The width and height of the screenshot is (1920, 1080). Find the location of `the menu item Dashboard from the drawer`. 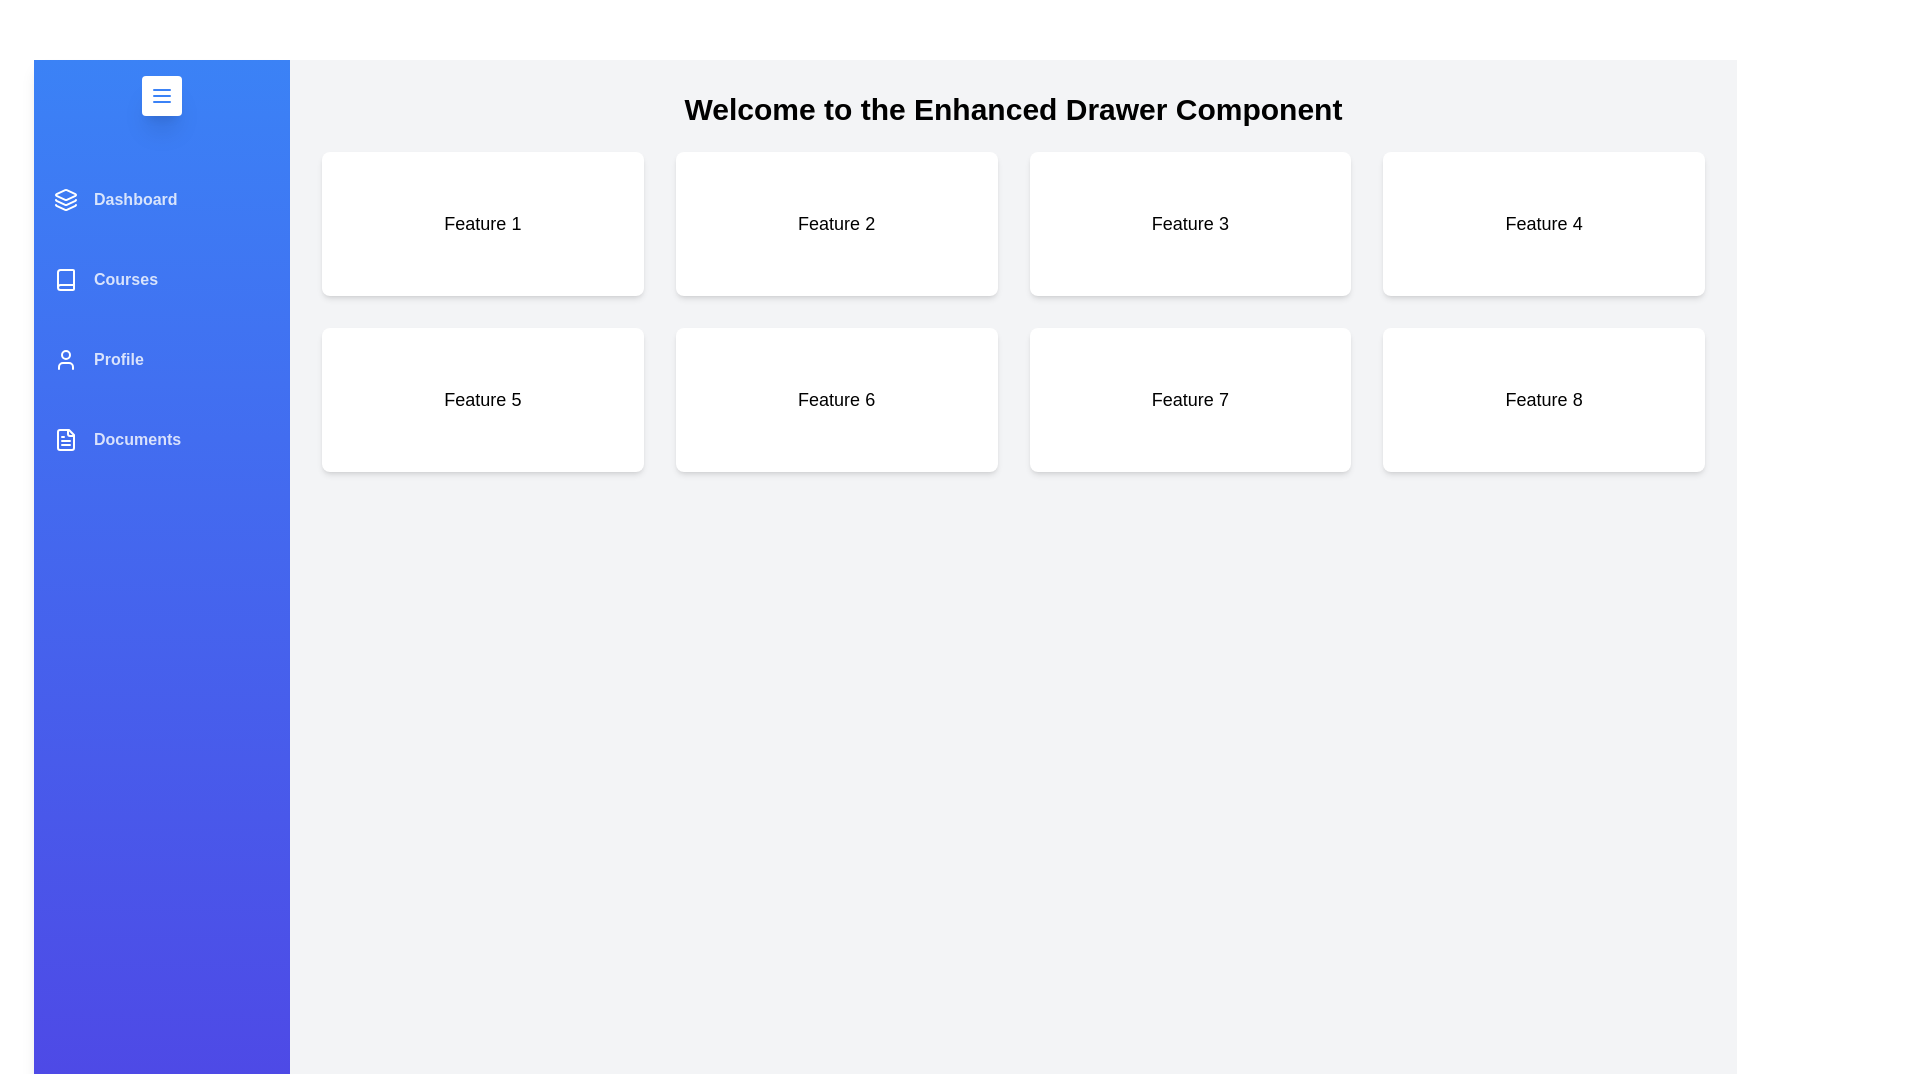

the menu item Dashboard from the drawer is located at coordinates (162, 200).